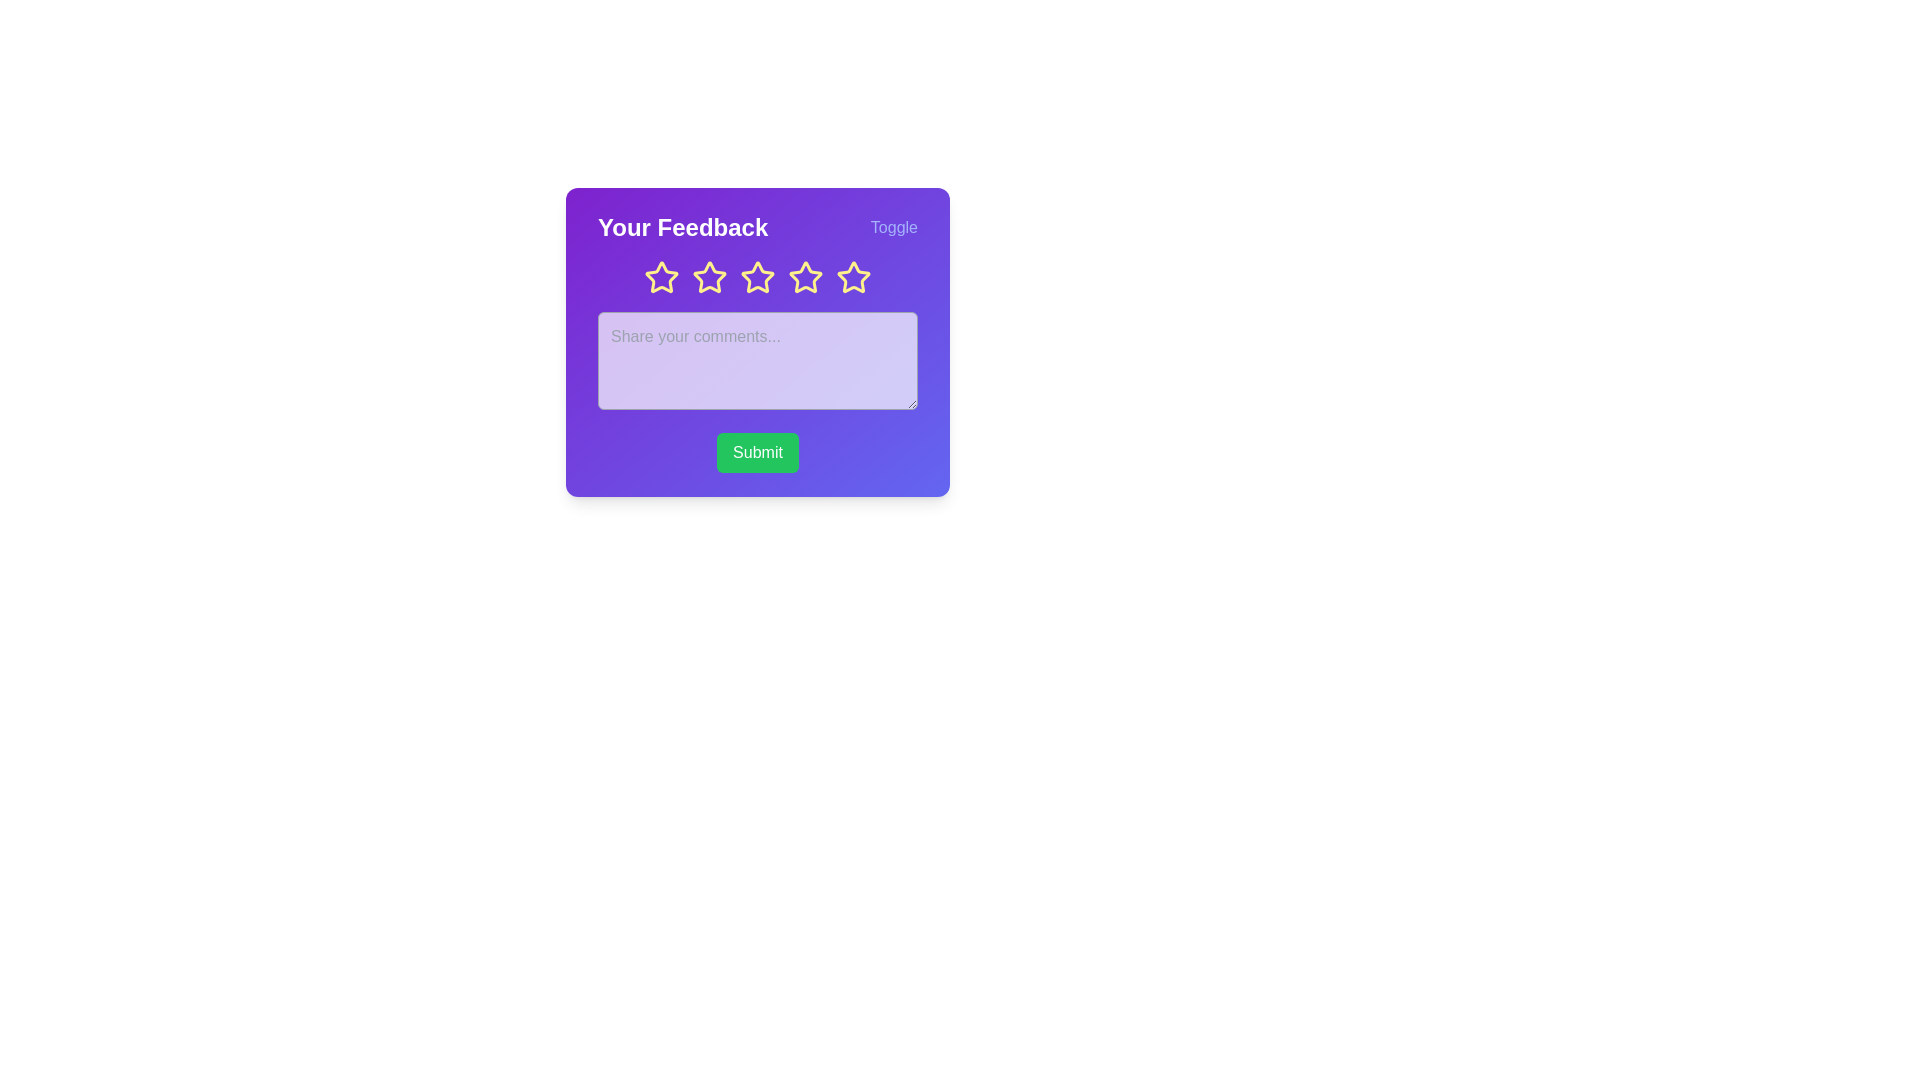 Image resolution: width=1920 pixels, height=1080 pixels. What do you see at coordinates (806, 277) in the screenshot?
I see `the fourth star icon in the 5-star rating system` at bounding box center [806, 277].